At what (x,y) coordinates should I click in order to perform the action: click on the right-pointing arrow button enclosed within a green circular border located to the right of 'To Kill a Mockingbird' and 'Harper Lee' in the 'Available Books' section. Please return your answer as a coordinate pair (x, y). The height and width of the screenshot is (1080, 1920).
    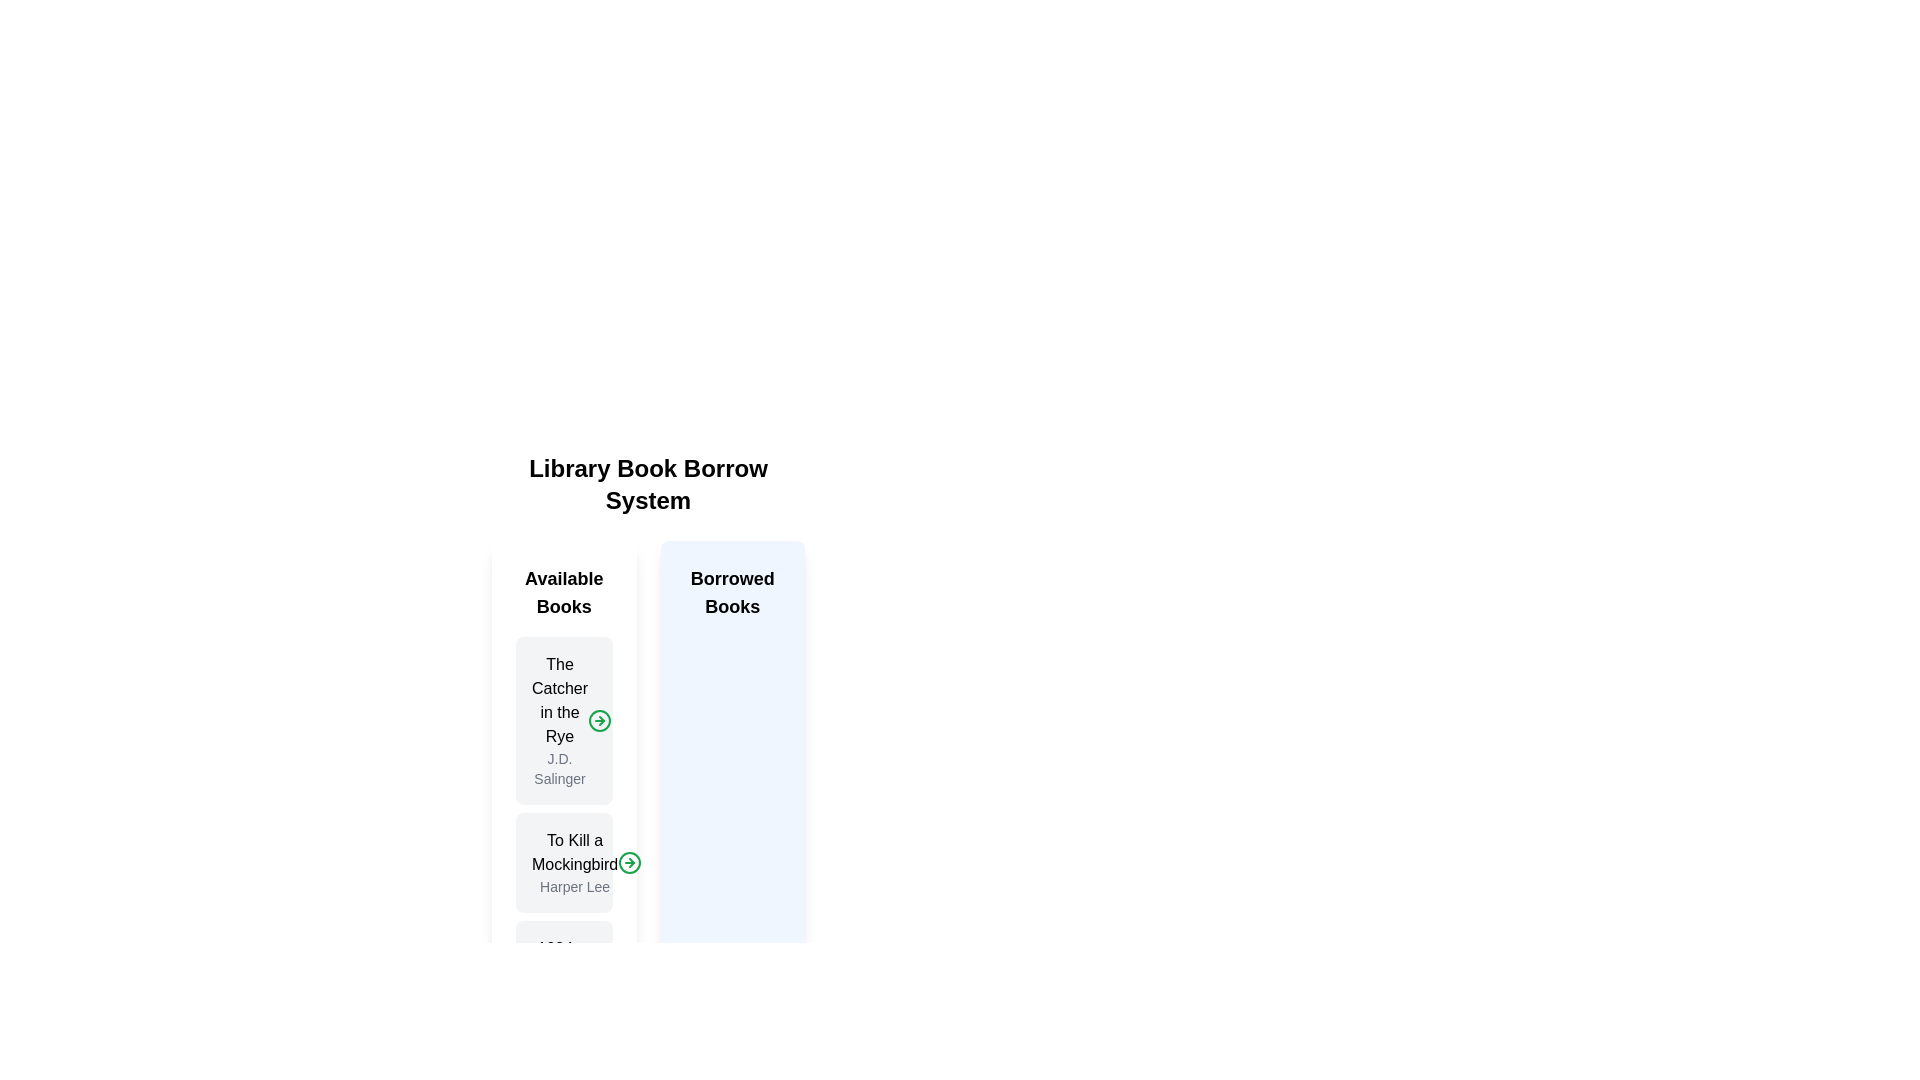
    Looking at the image, I should click on (629, 862).